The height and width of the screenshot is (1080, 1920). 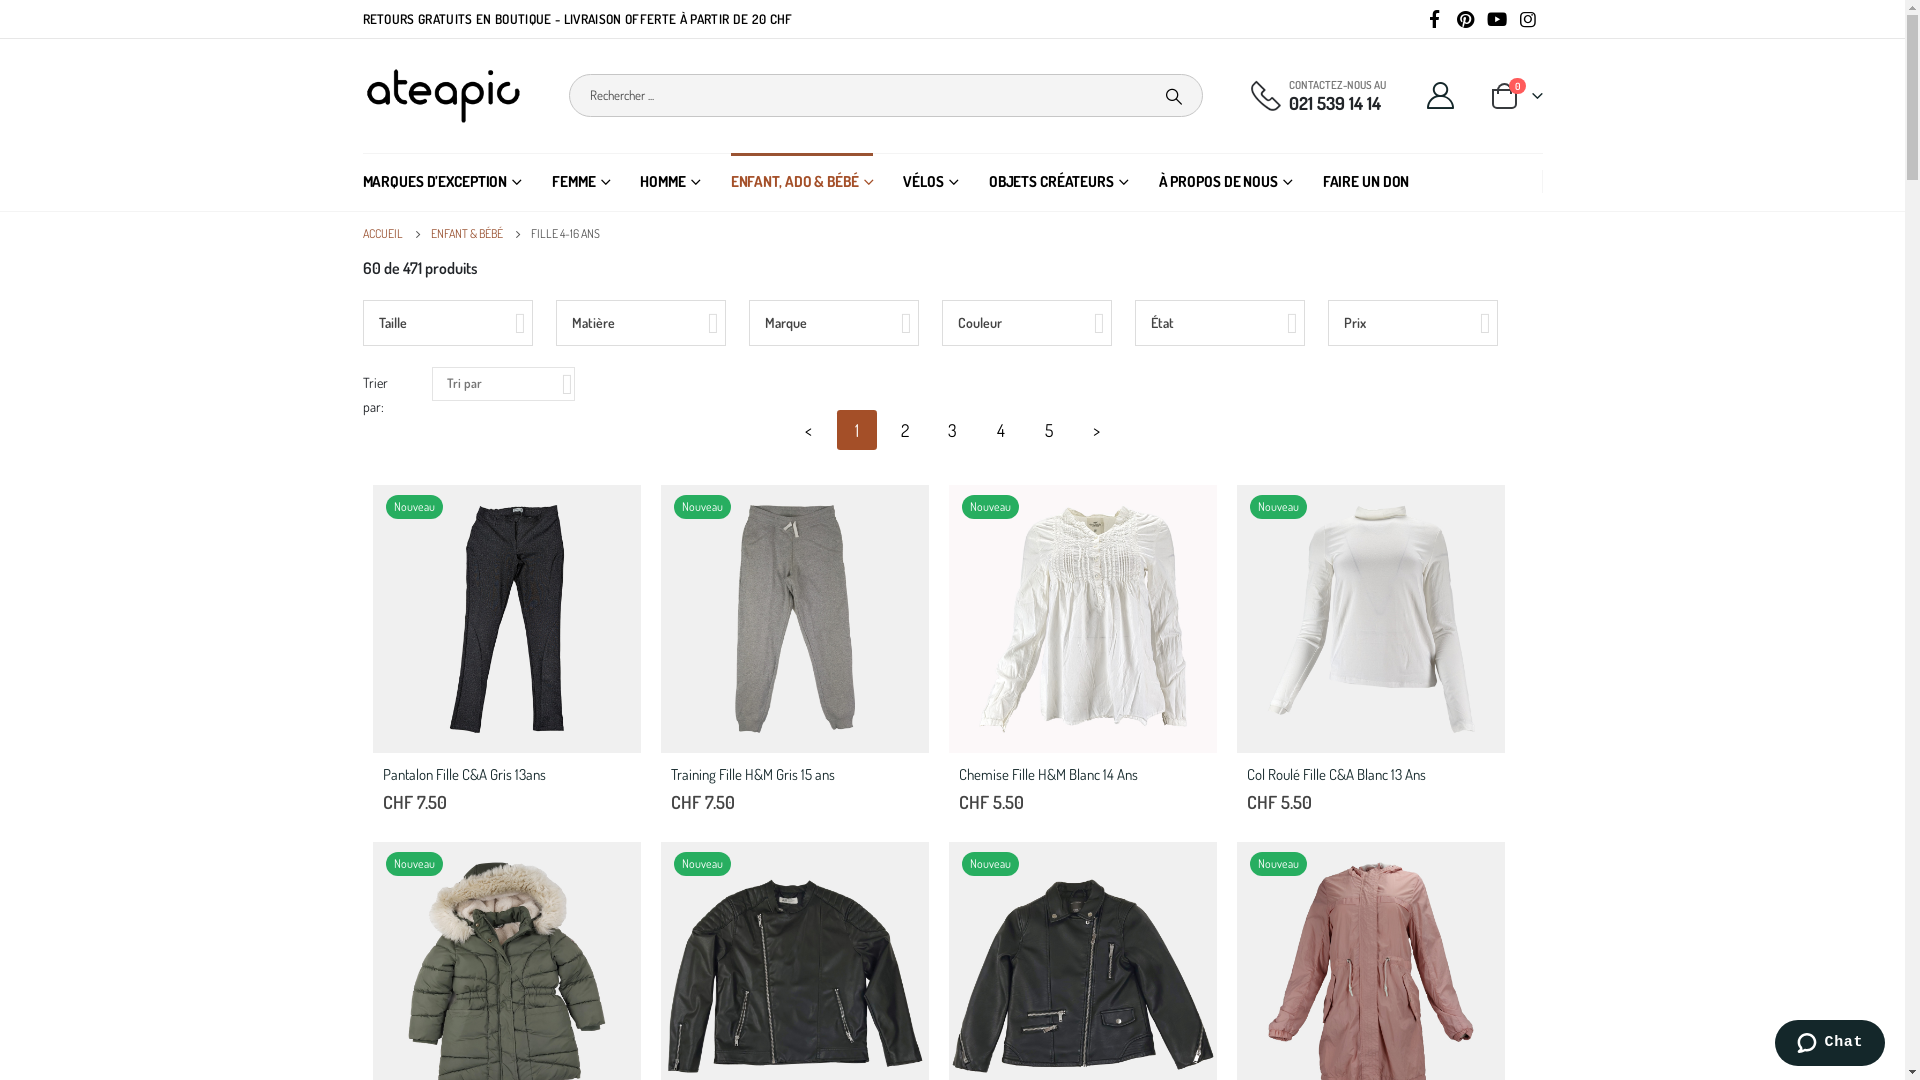 What do you see at coordinates (855, 428) in the screenshot?
I see `'1'` at bounding box center [855, 428].